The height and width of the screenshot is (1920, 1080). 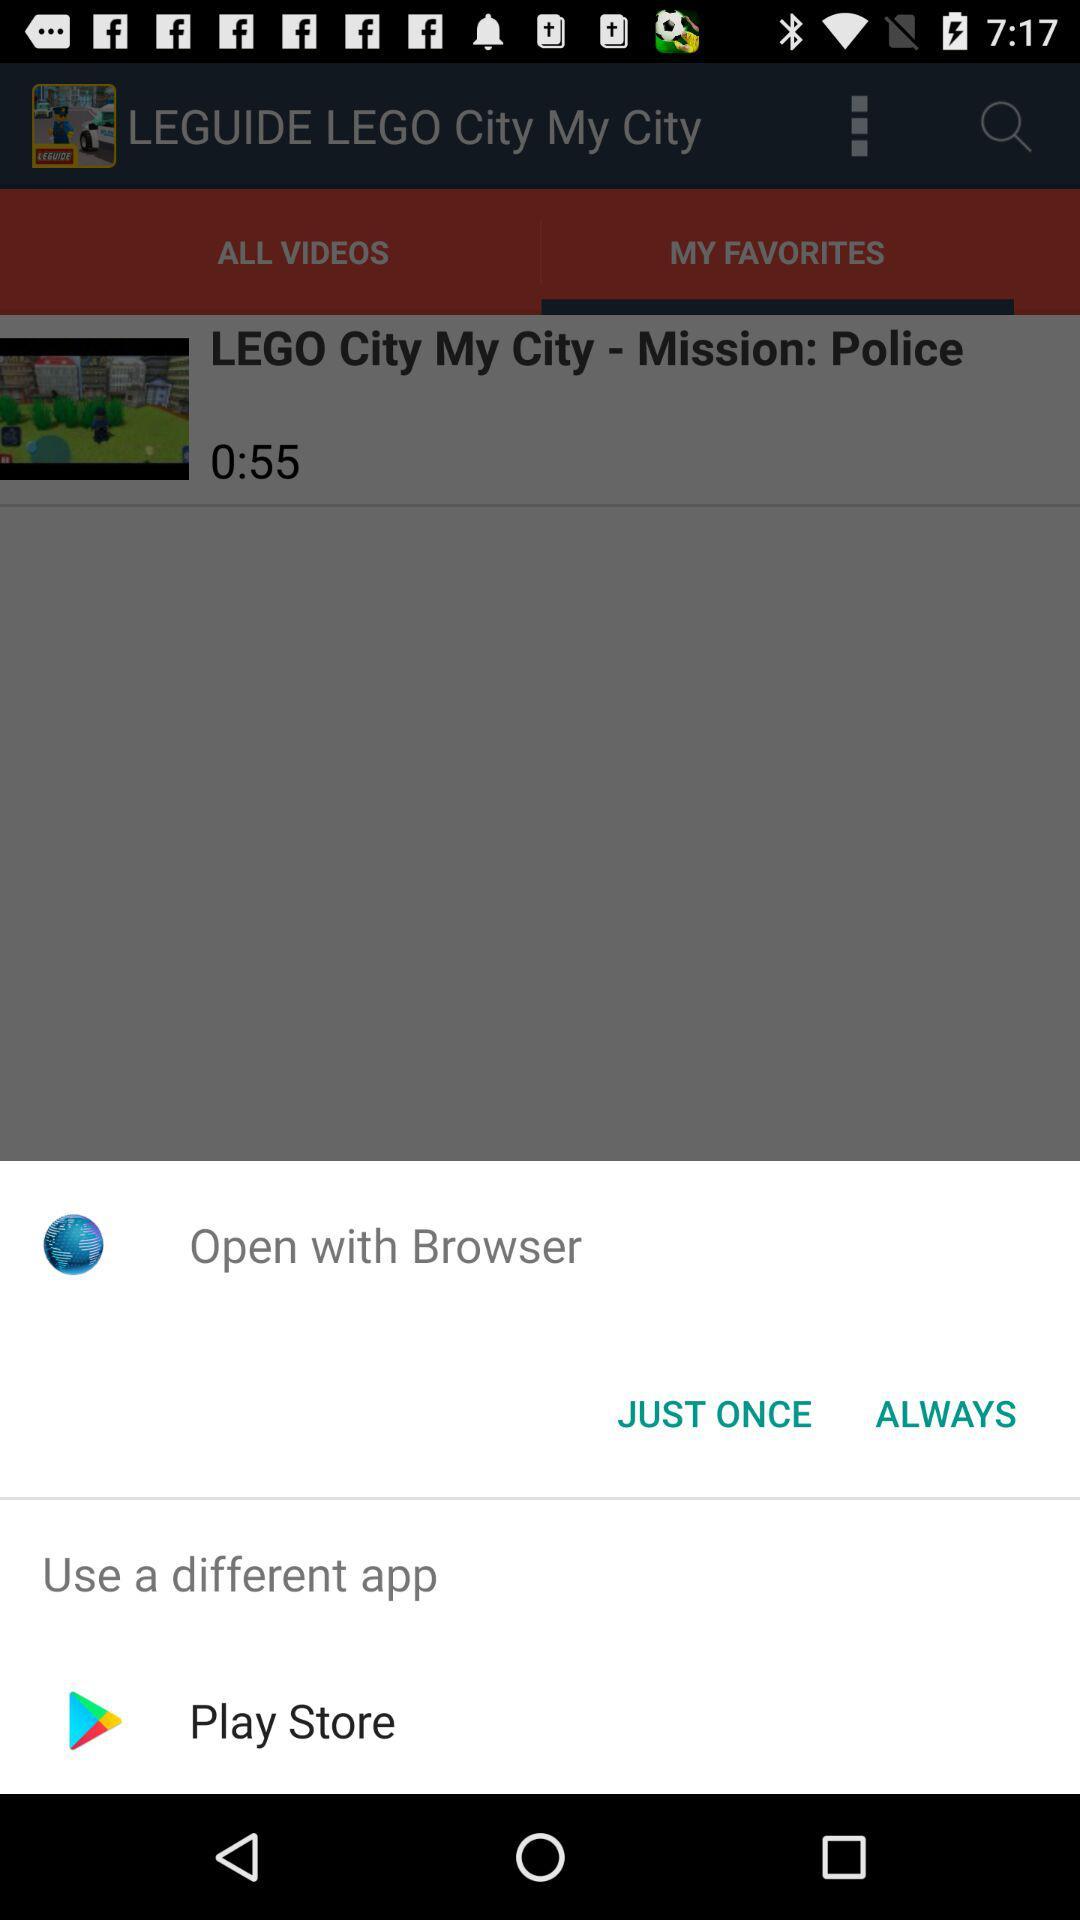 What do you see at coordinates (713, 1411) in the screenshot?
I see `the item below open with browser icon` at bounding box center [713, 1411].